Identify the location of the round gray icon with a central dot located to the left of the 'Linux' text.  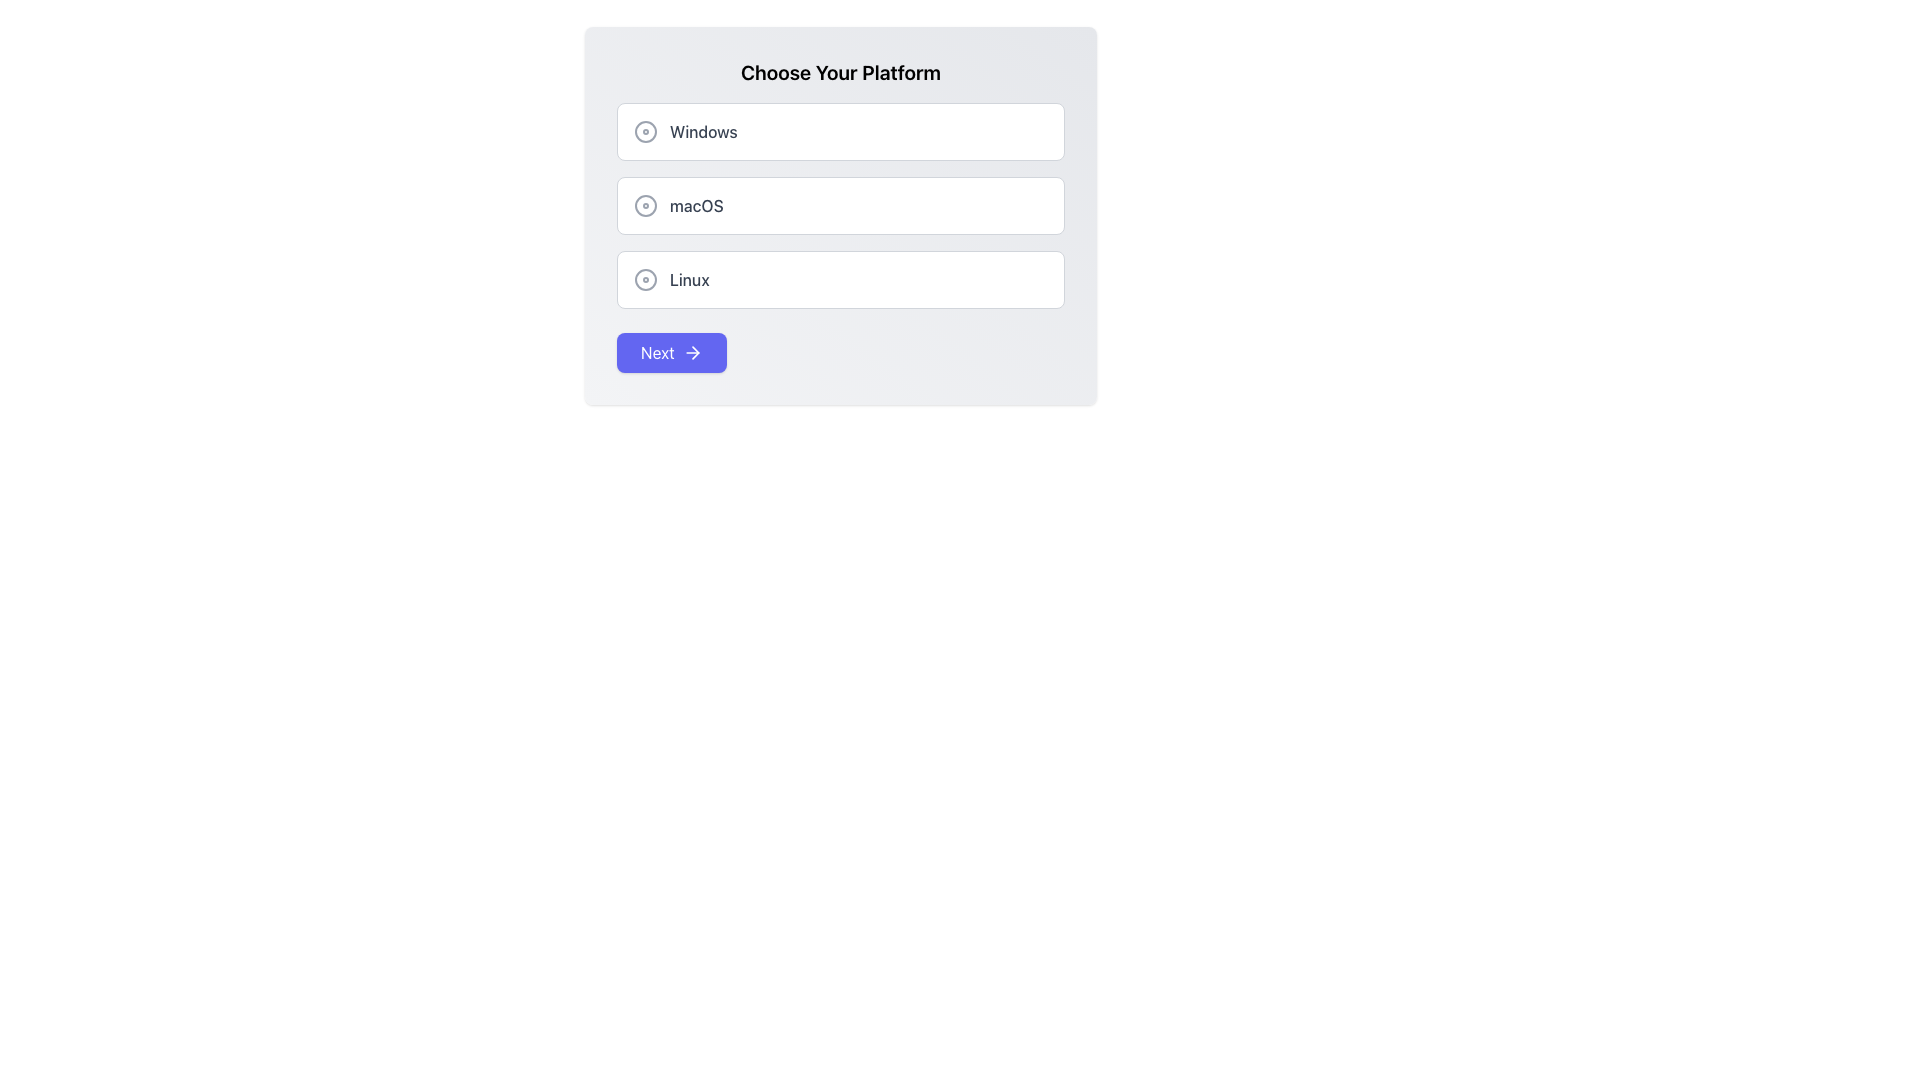
(646, 280).